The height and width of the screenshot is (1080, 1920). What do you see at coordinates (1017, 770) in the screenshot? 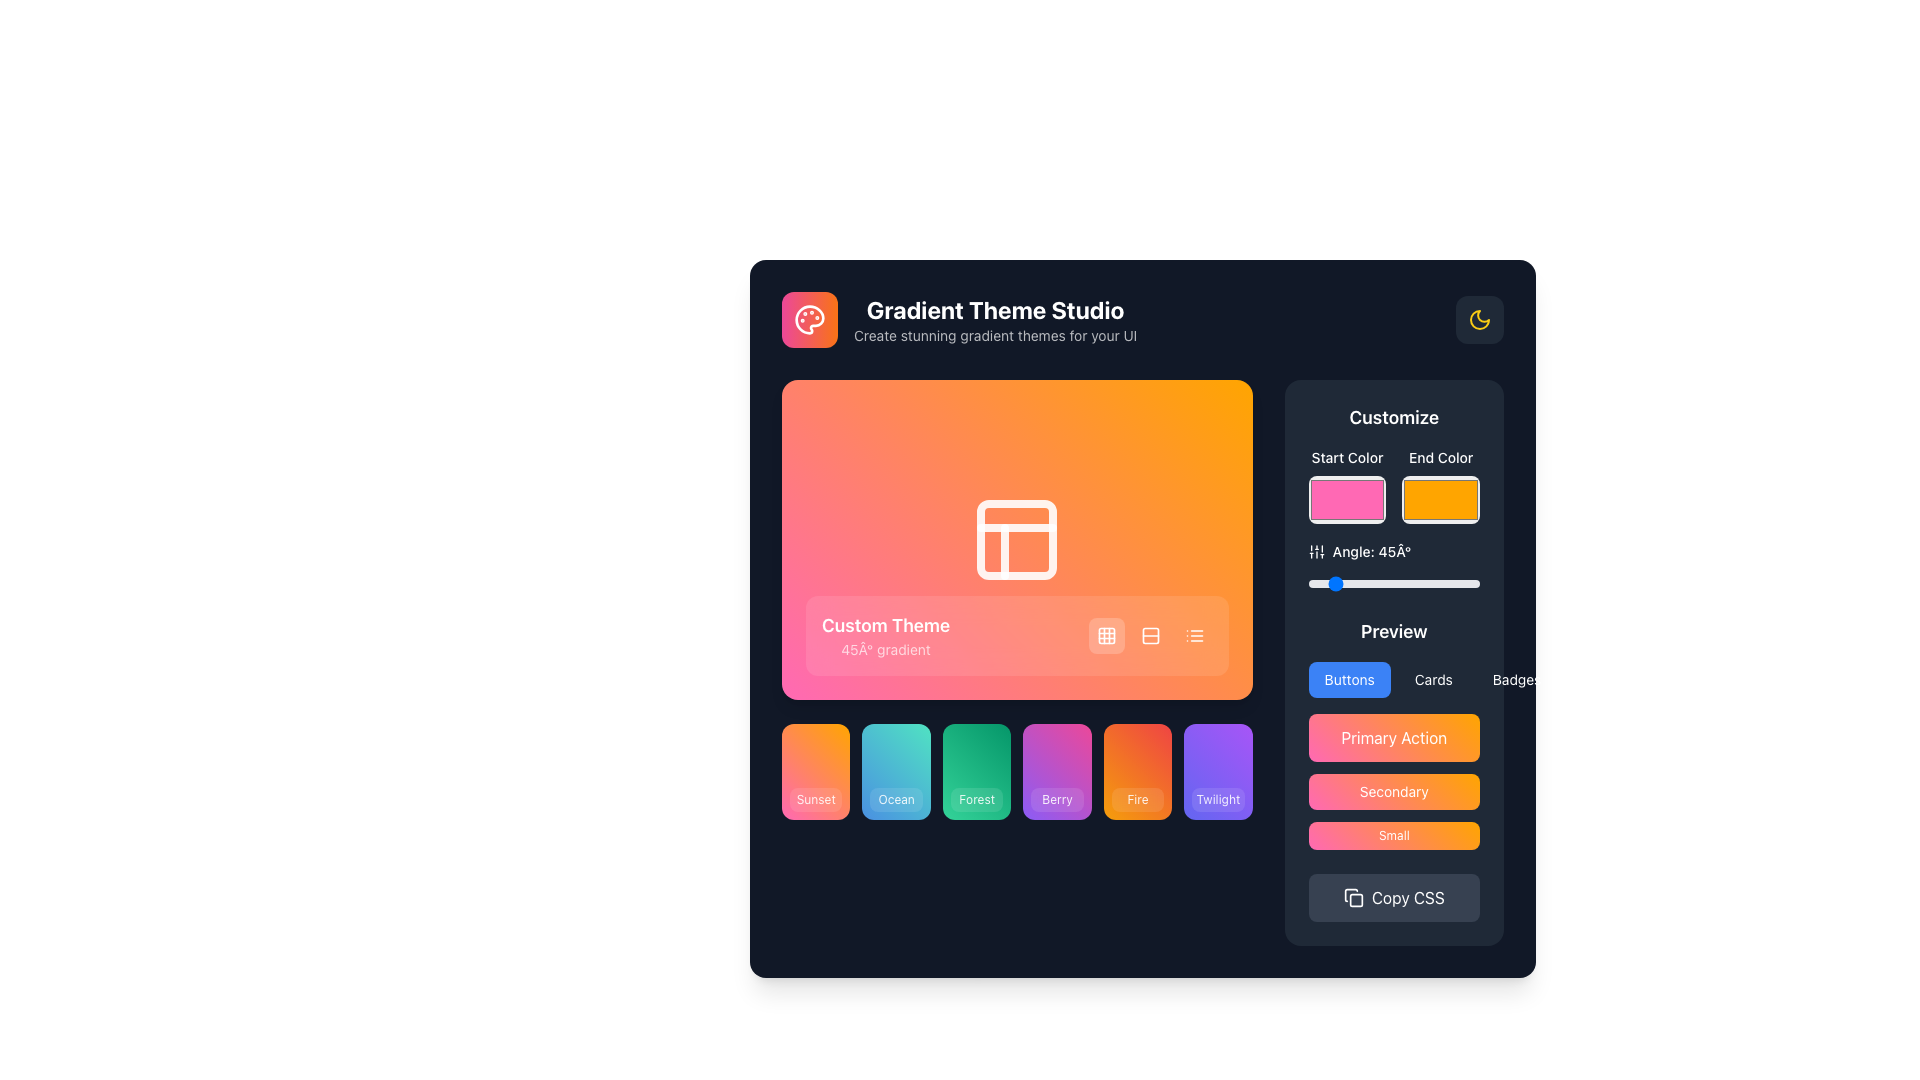
I see `the 'Forest' theme selection button, which is the third block from the left in a grid layout, located in the bottom section of the interface below a gradient preview area` at bounding box center [1017, 770].